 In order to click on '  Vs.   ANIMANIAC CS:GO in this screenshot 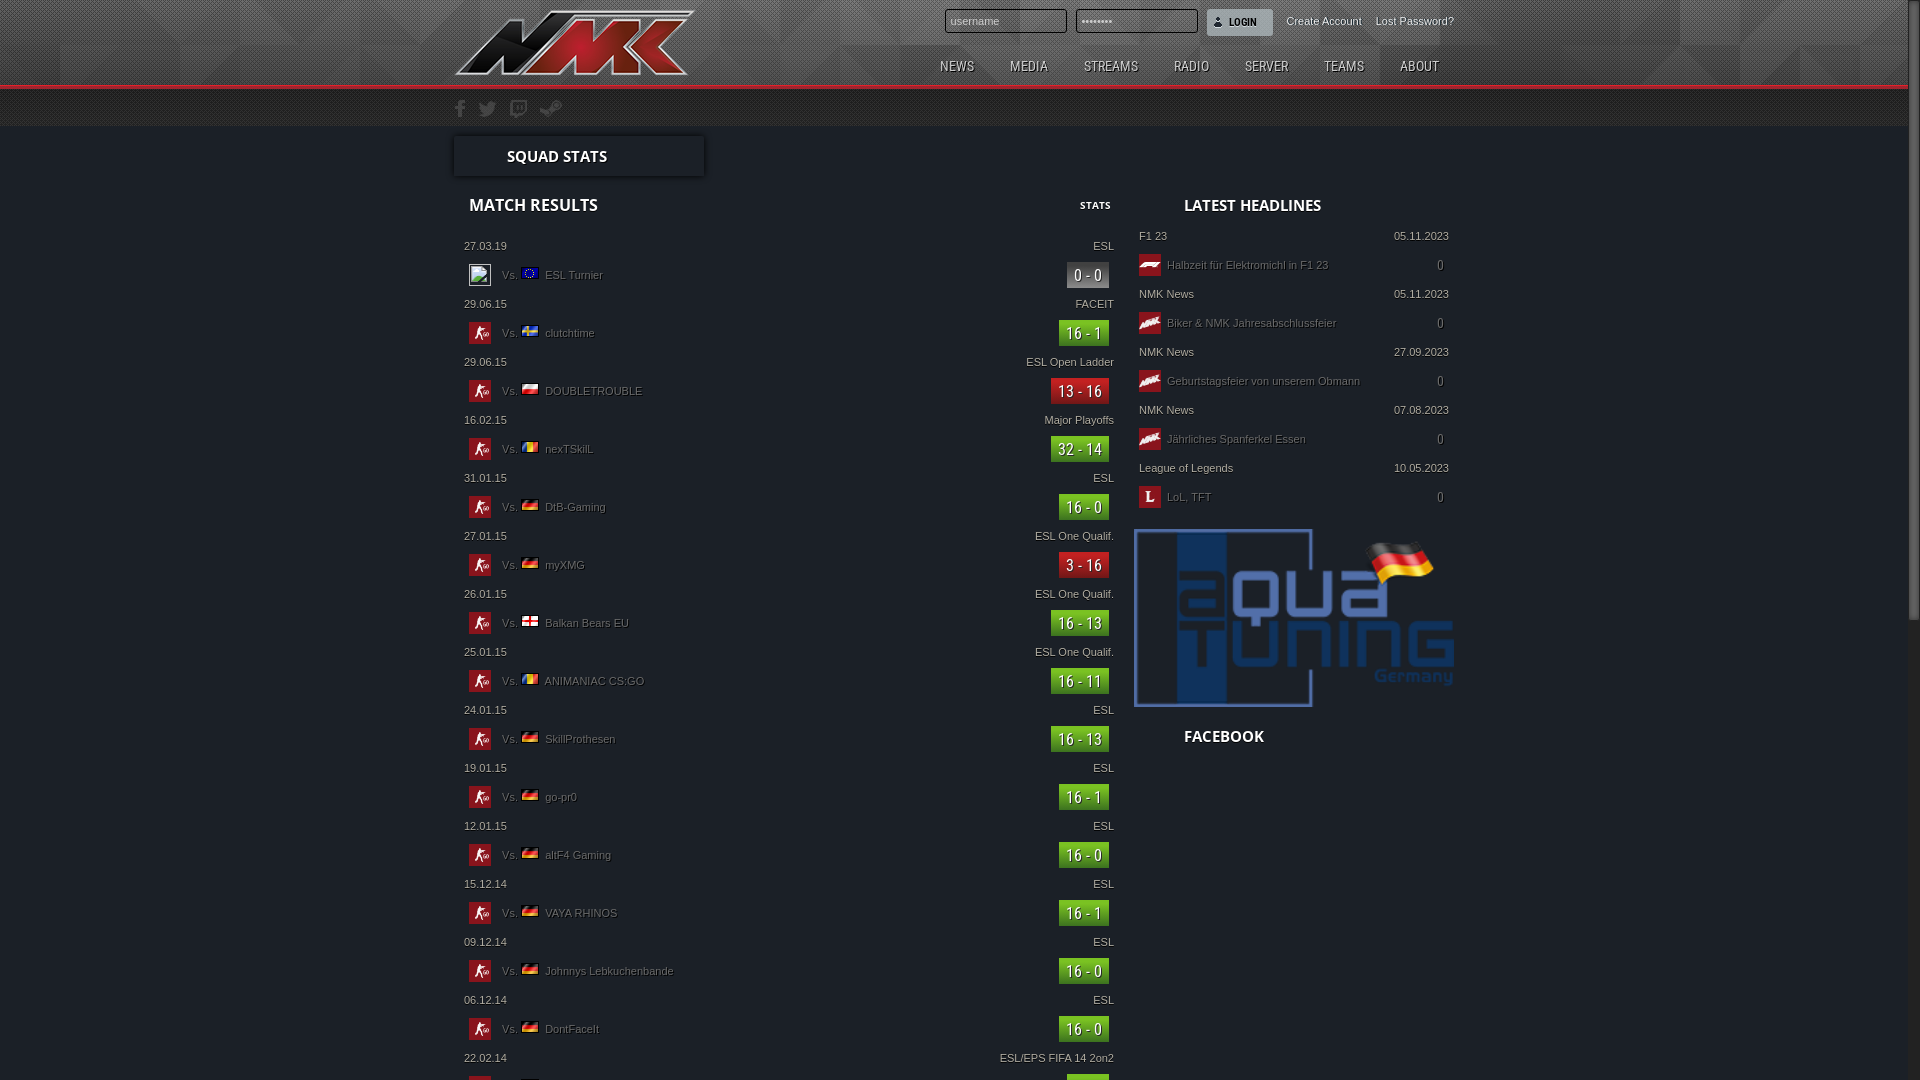, I will do `click(787, 680)`.